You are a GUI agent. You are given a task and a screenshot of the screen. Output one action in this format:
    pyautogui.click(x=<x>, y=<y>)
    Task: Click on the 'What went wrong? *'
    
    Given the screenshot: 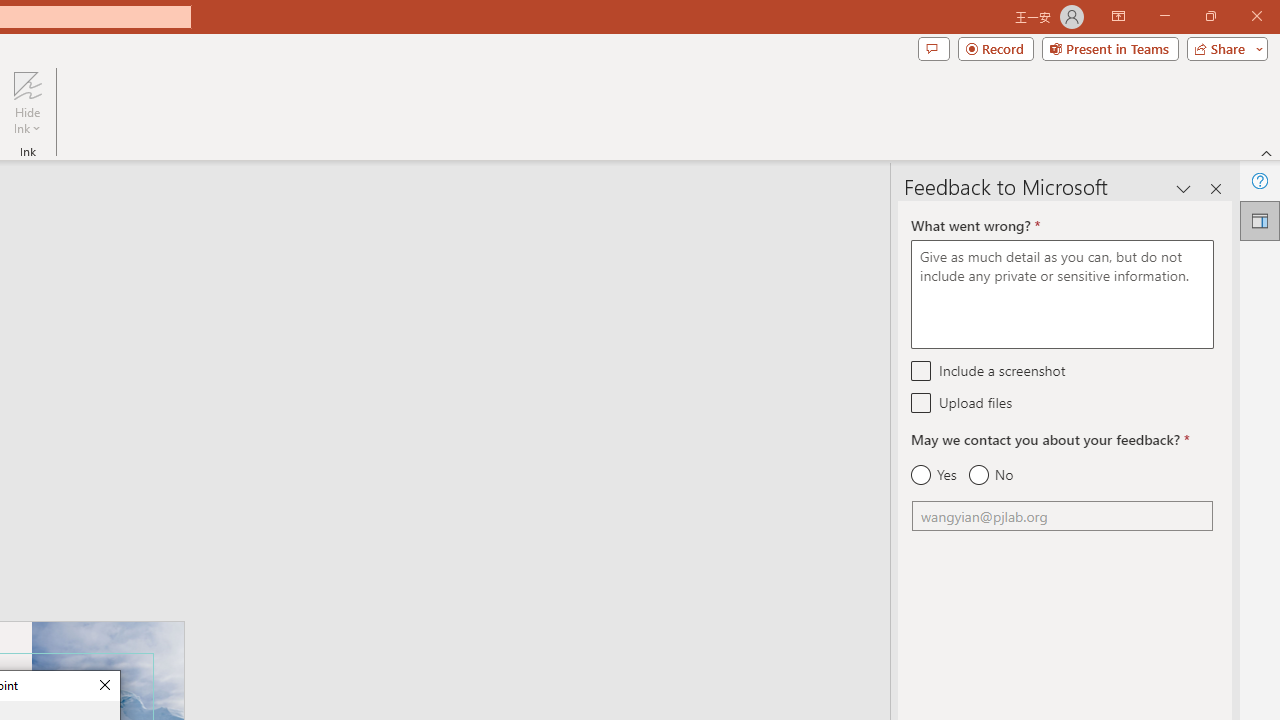 What is the action you would take?
    pyautogui.click(x=1061, y=294)
    